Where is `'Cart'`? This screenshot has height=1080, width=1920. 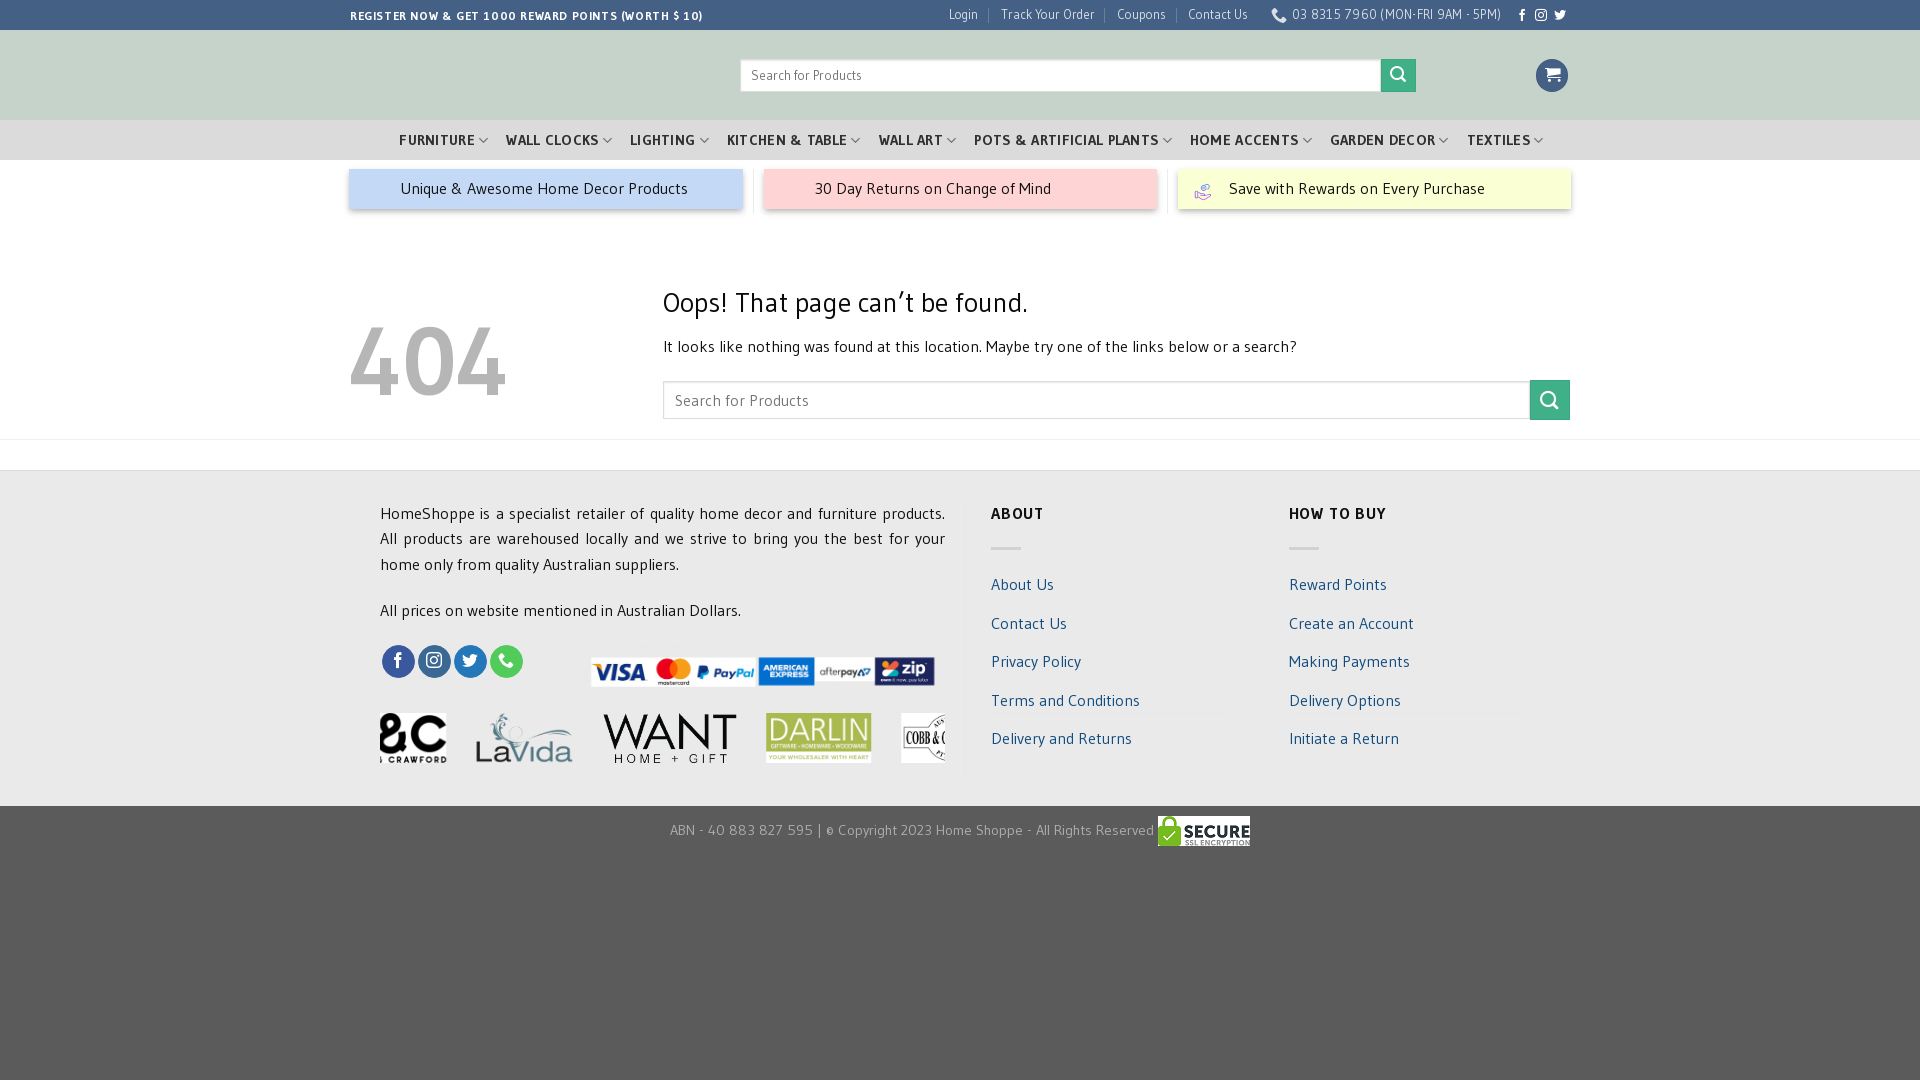 'Cart' is located at coordinates (1550, 74).